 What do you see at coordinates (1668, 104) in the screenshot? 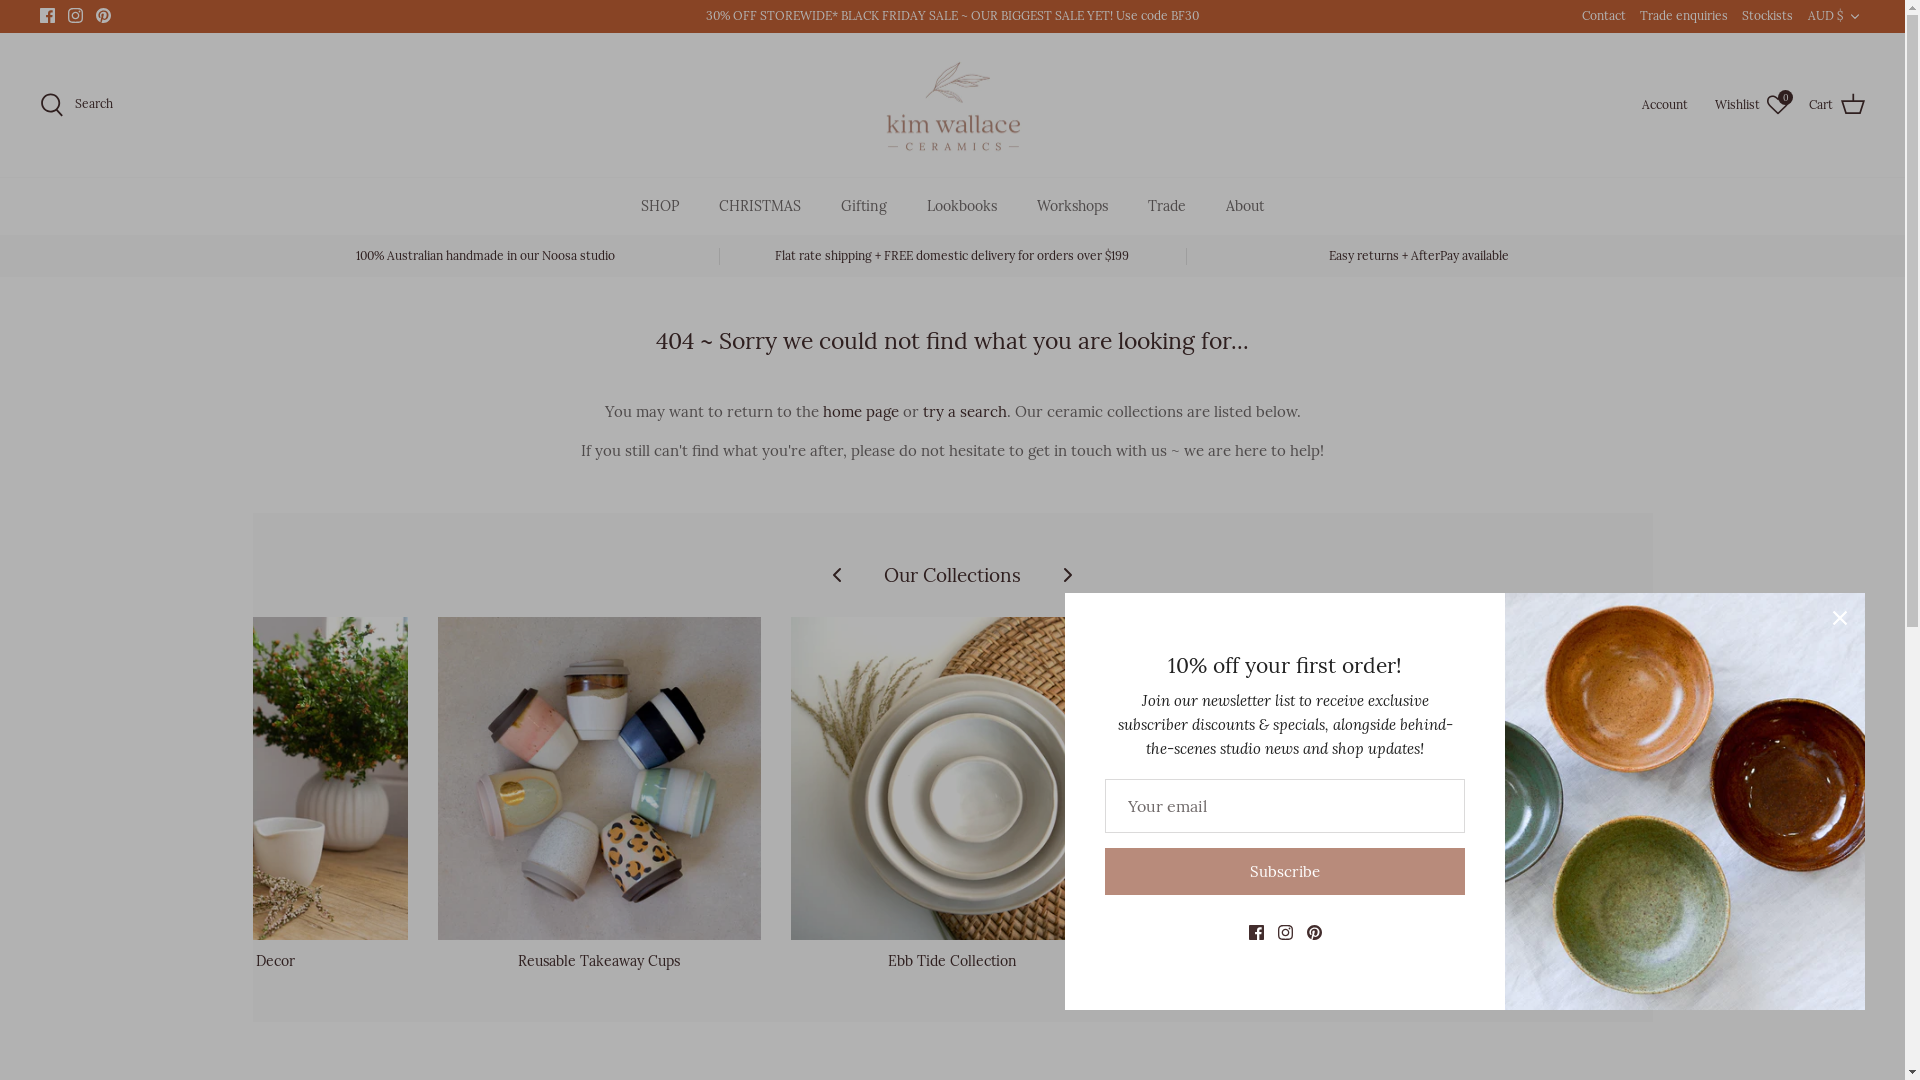
I see `'Account'` at bounding box center [1668, 104].